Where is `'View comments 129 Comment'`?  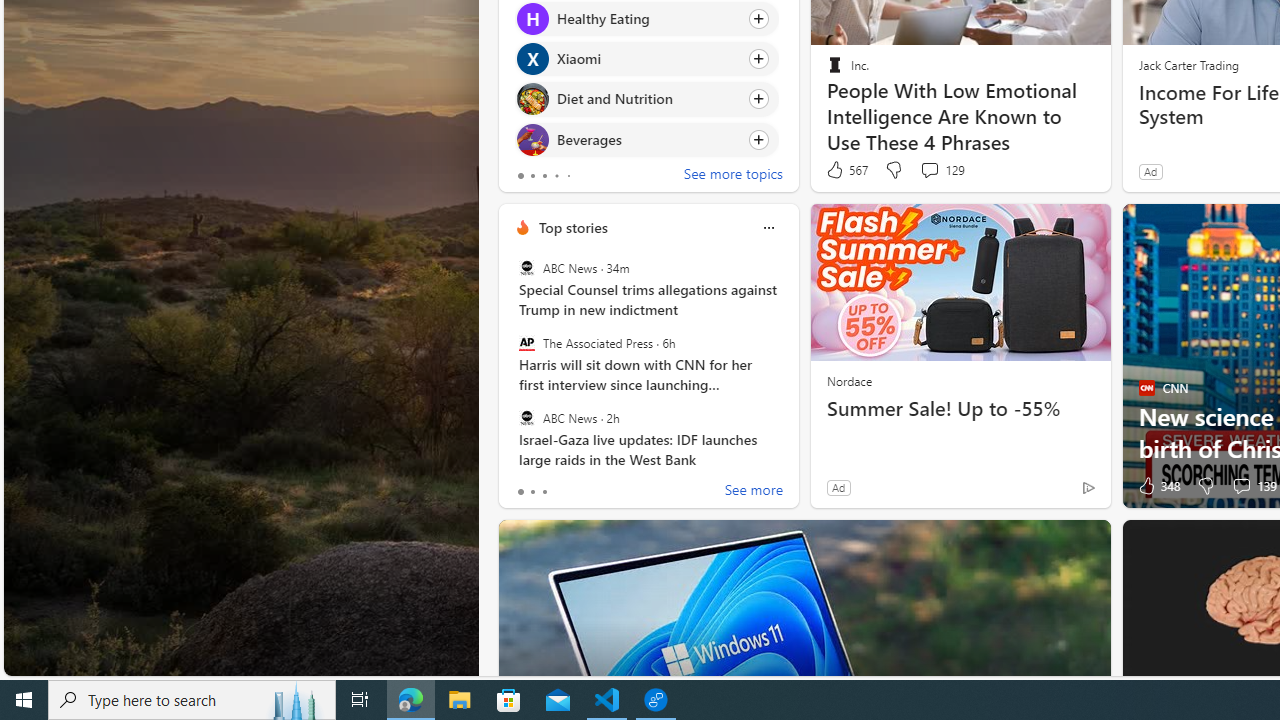 'View comments 129 Comment' is located at coordinates (928, 168).